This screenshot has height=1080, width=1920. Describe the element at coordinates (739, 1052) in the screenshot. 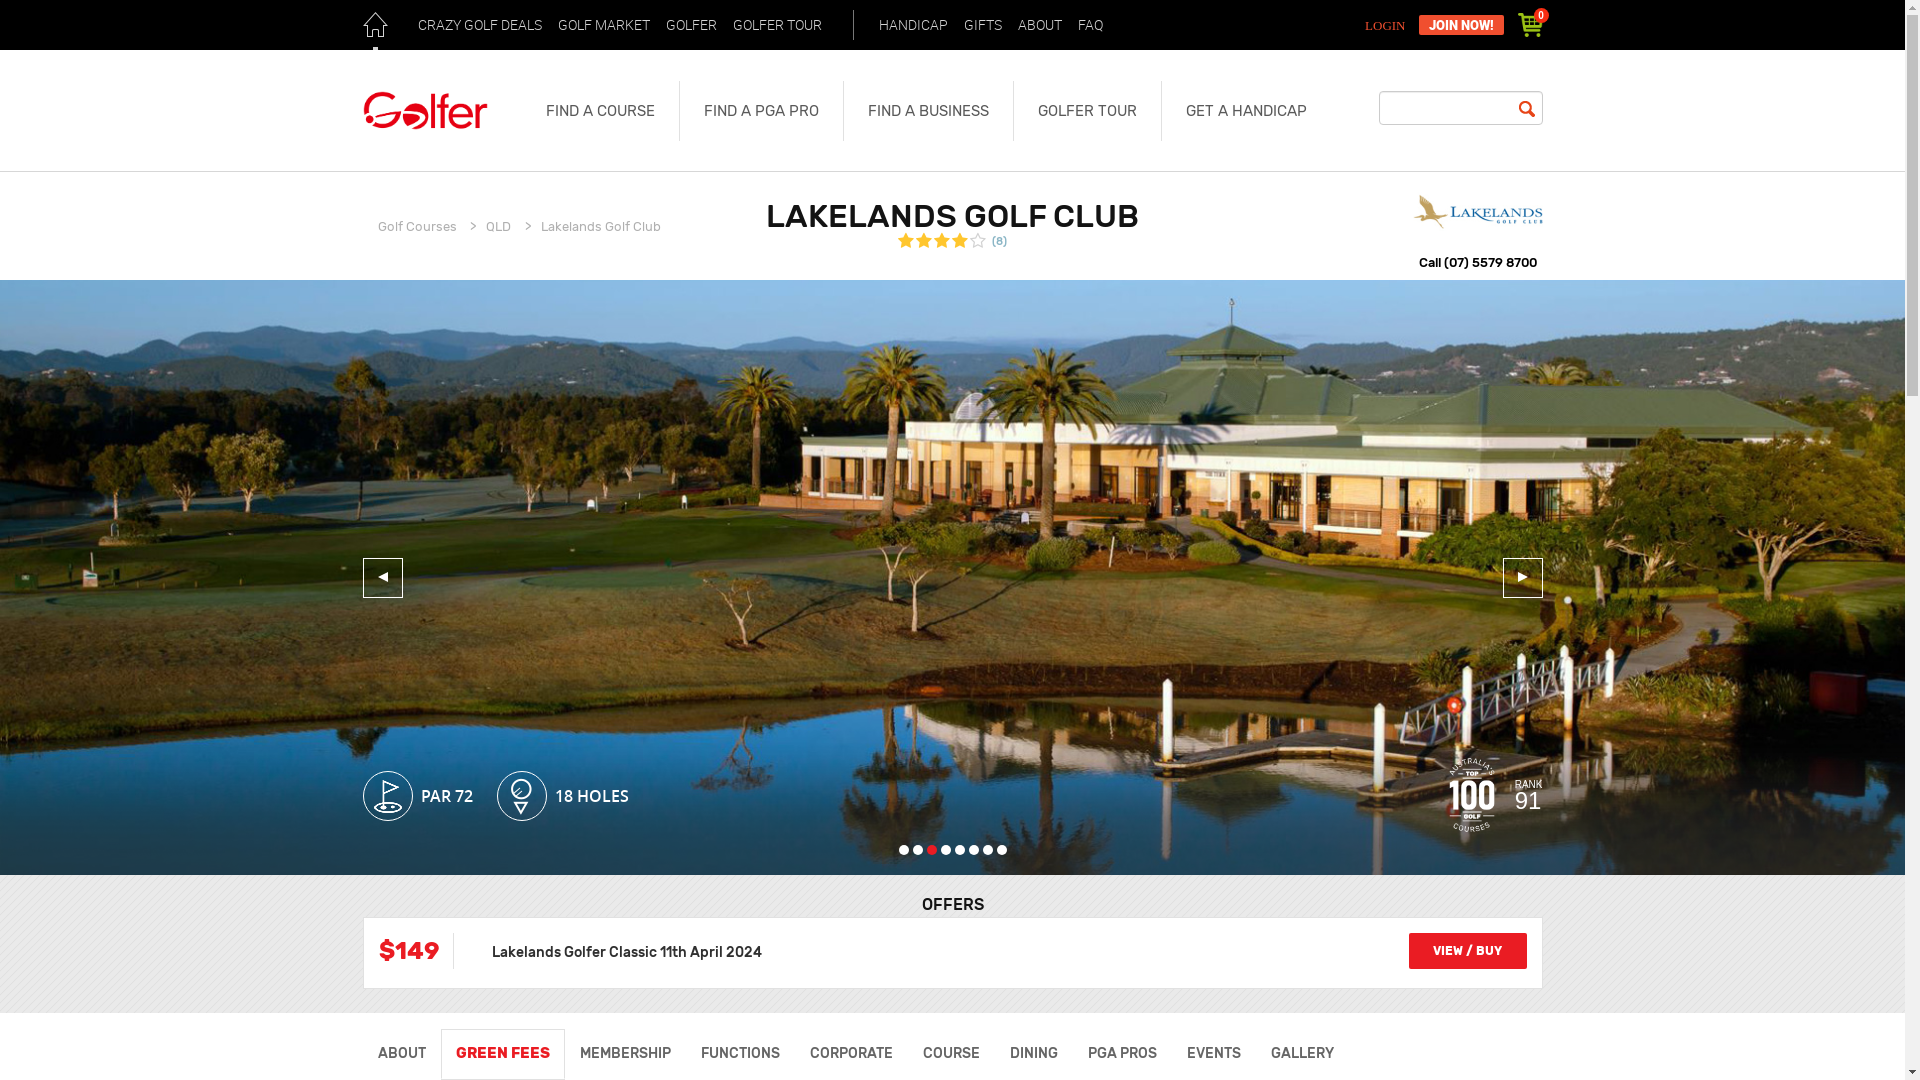

I see `'FUNCTIONS'` at that location.